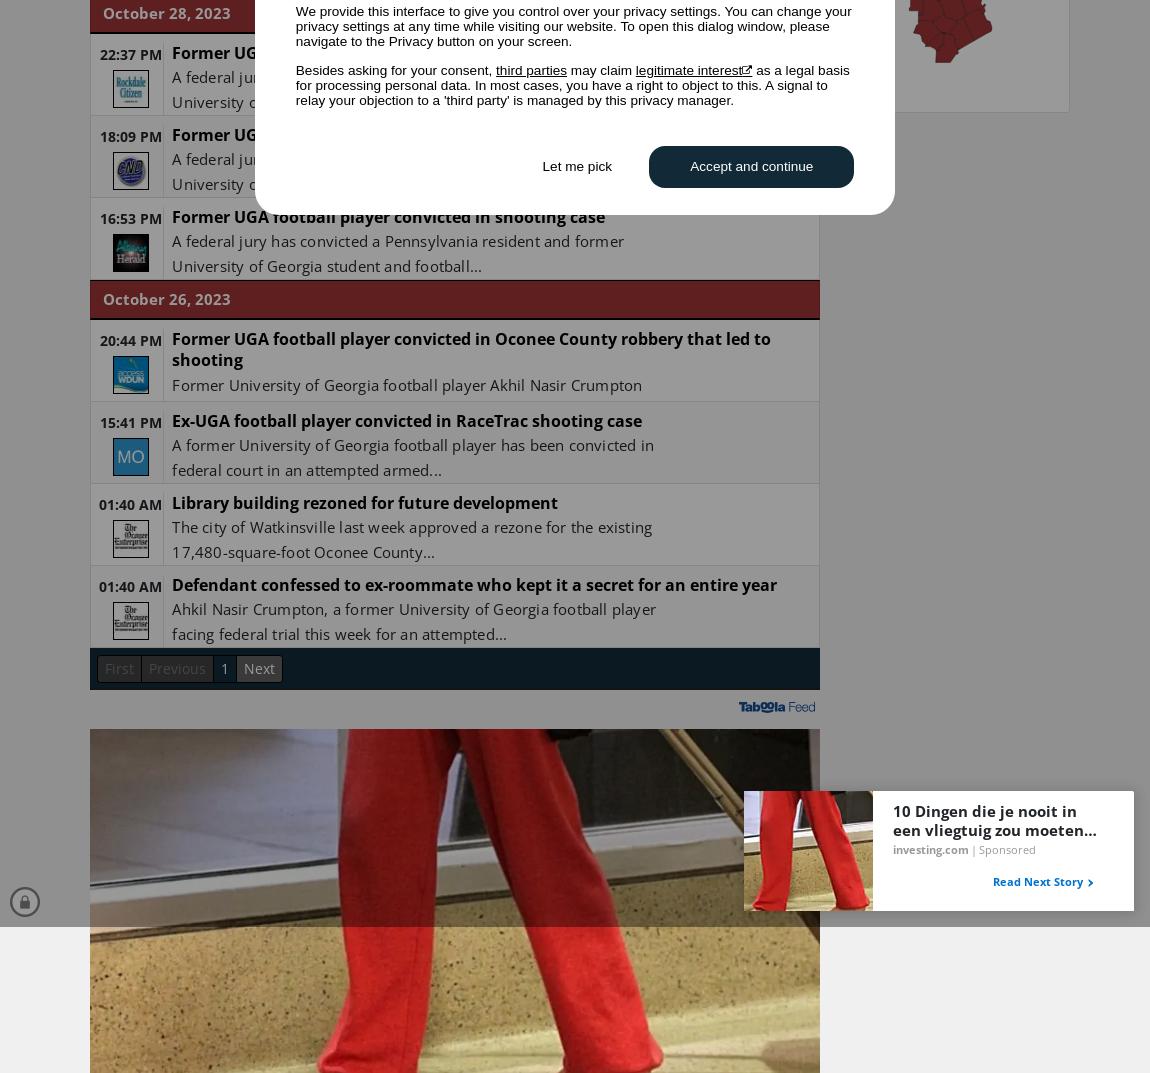  Describe the element at coordinates (98, 134) in the screenshot. I see `'18:09 PM'` at that location.